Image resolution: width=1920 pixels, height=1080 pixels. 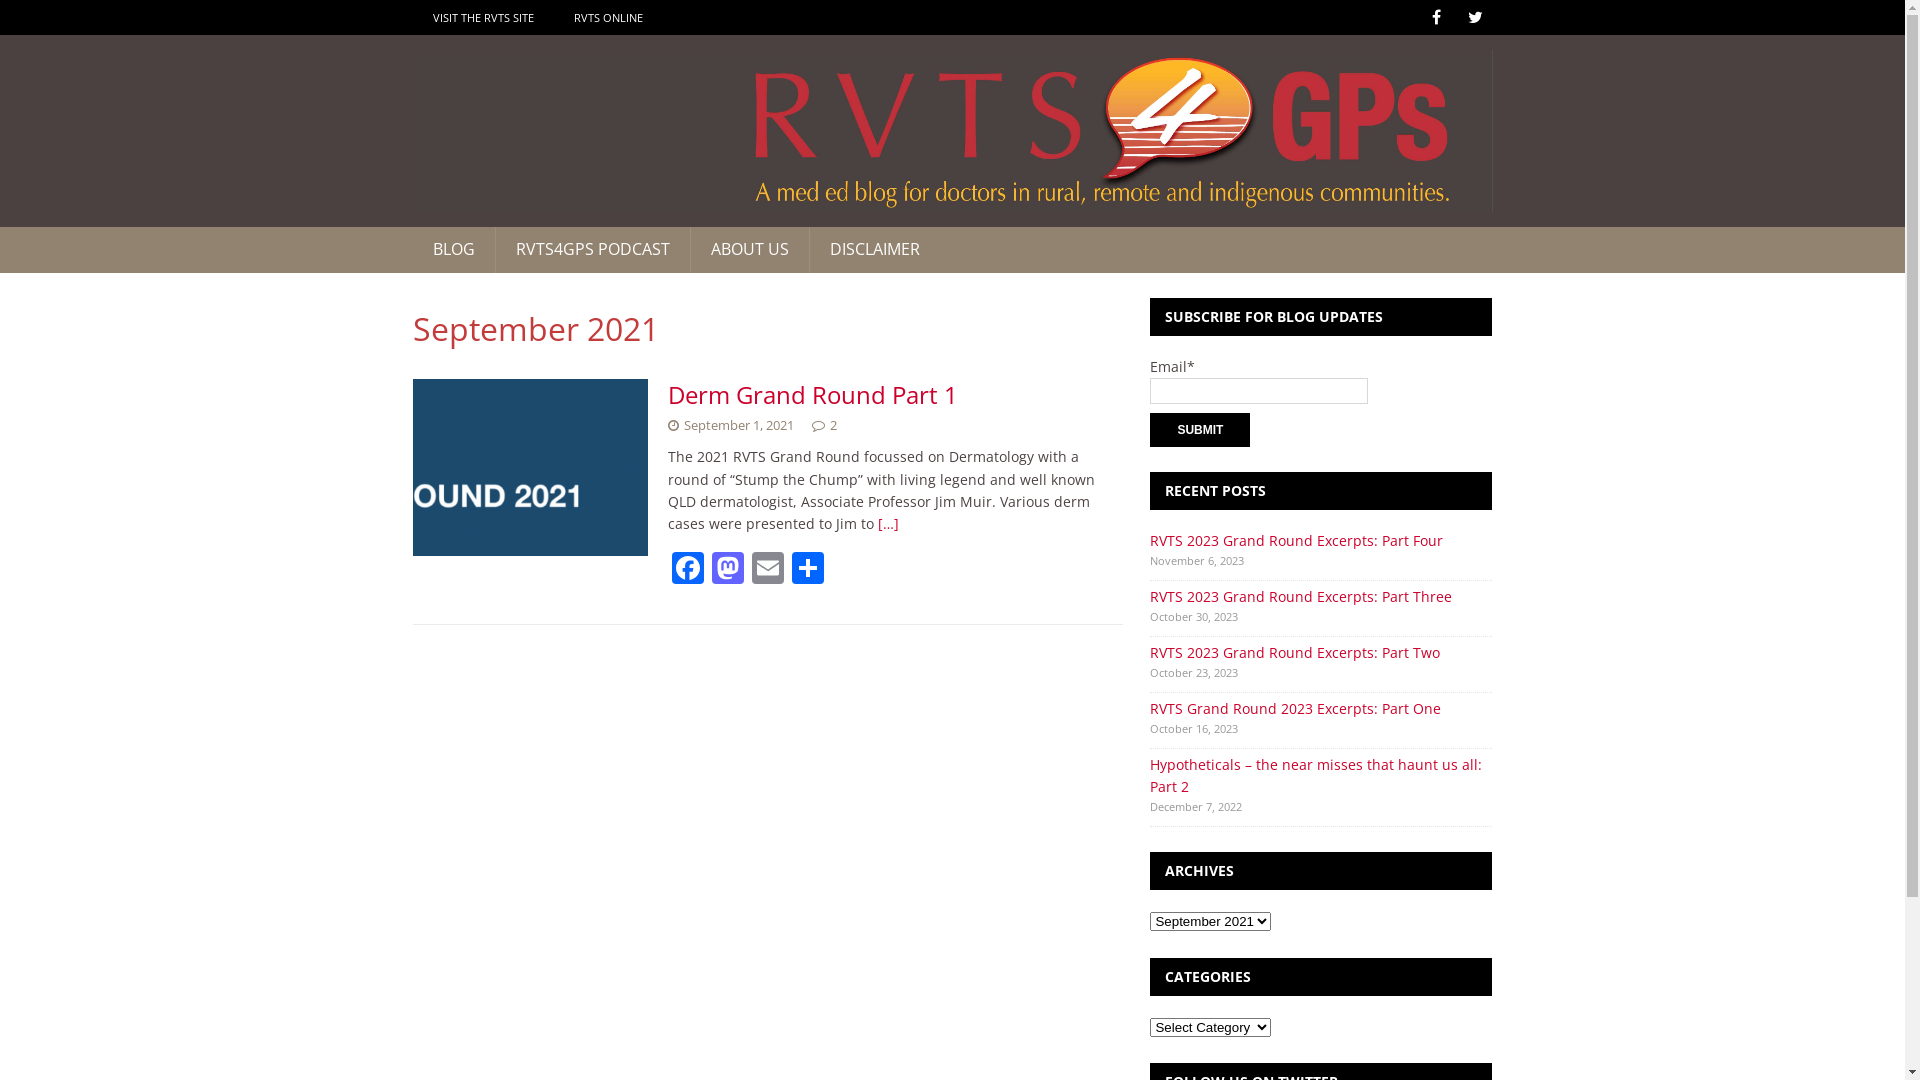 I want to click on 'Facebook', so click(x=687, y=570).